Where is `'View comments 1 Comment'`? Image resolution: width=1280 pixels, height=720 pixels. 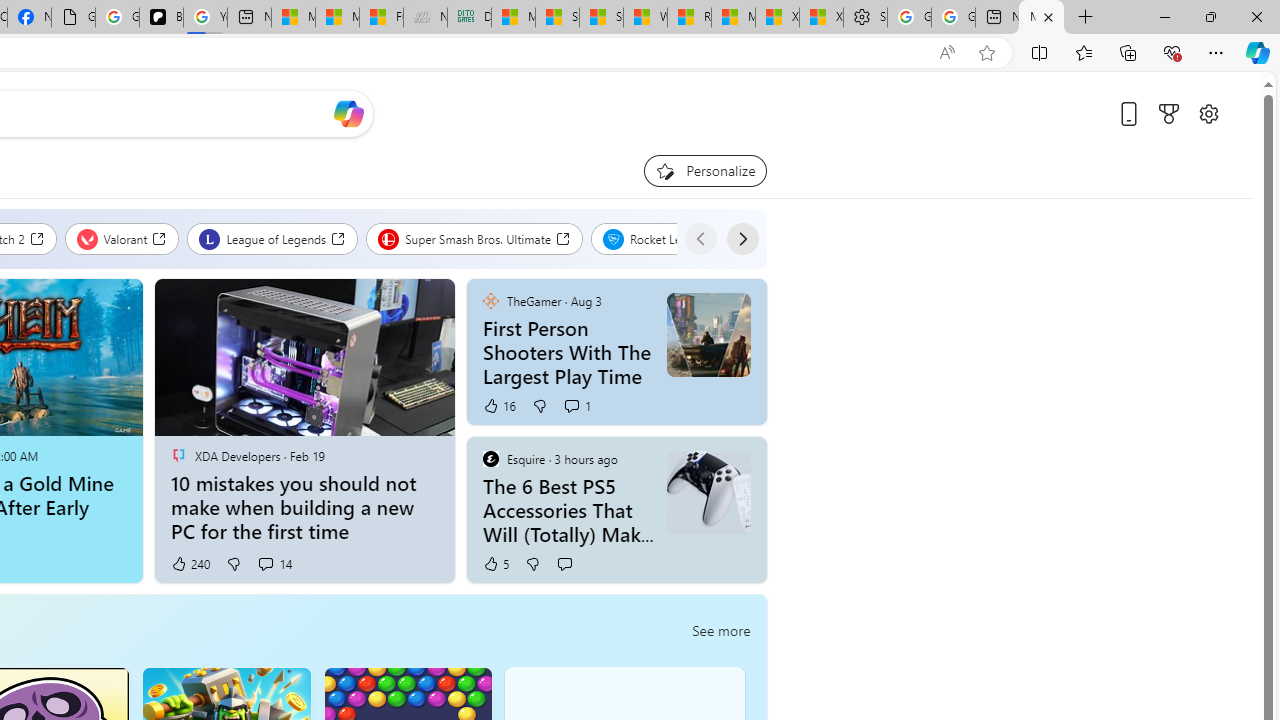 'View comments 1 Comment' is located at coordinates (570, 405).